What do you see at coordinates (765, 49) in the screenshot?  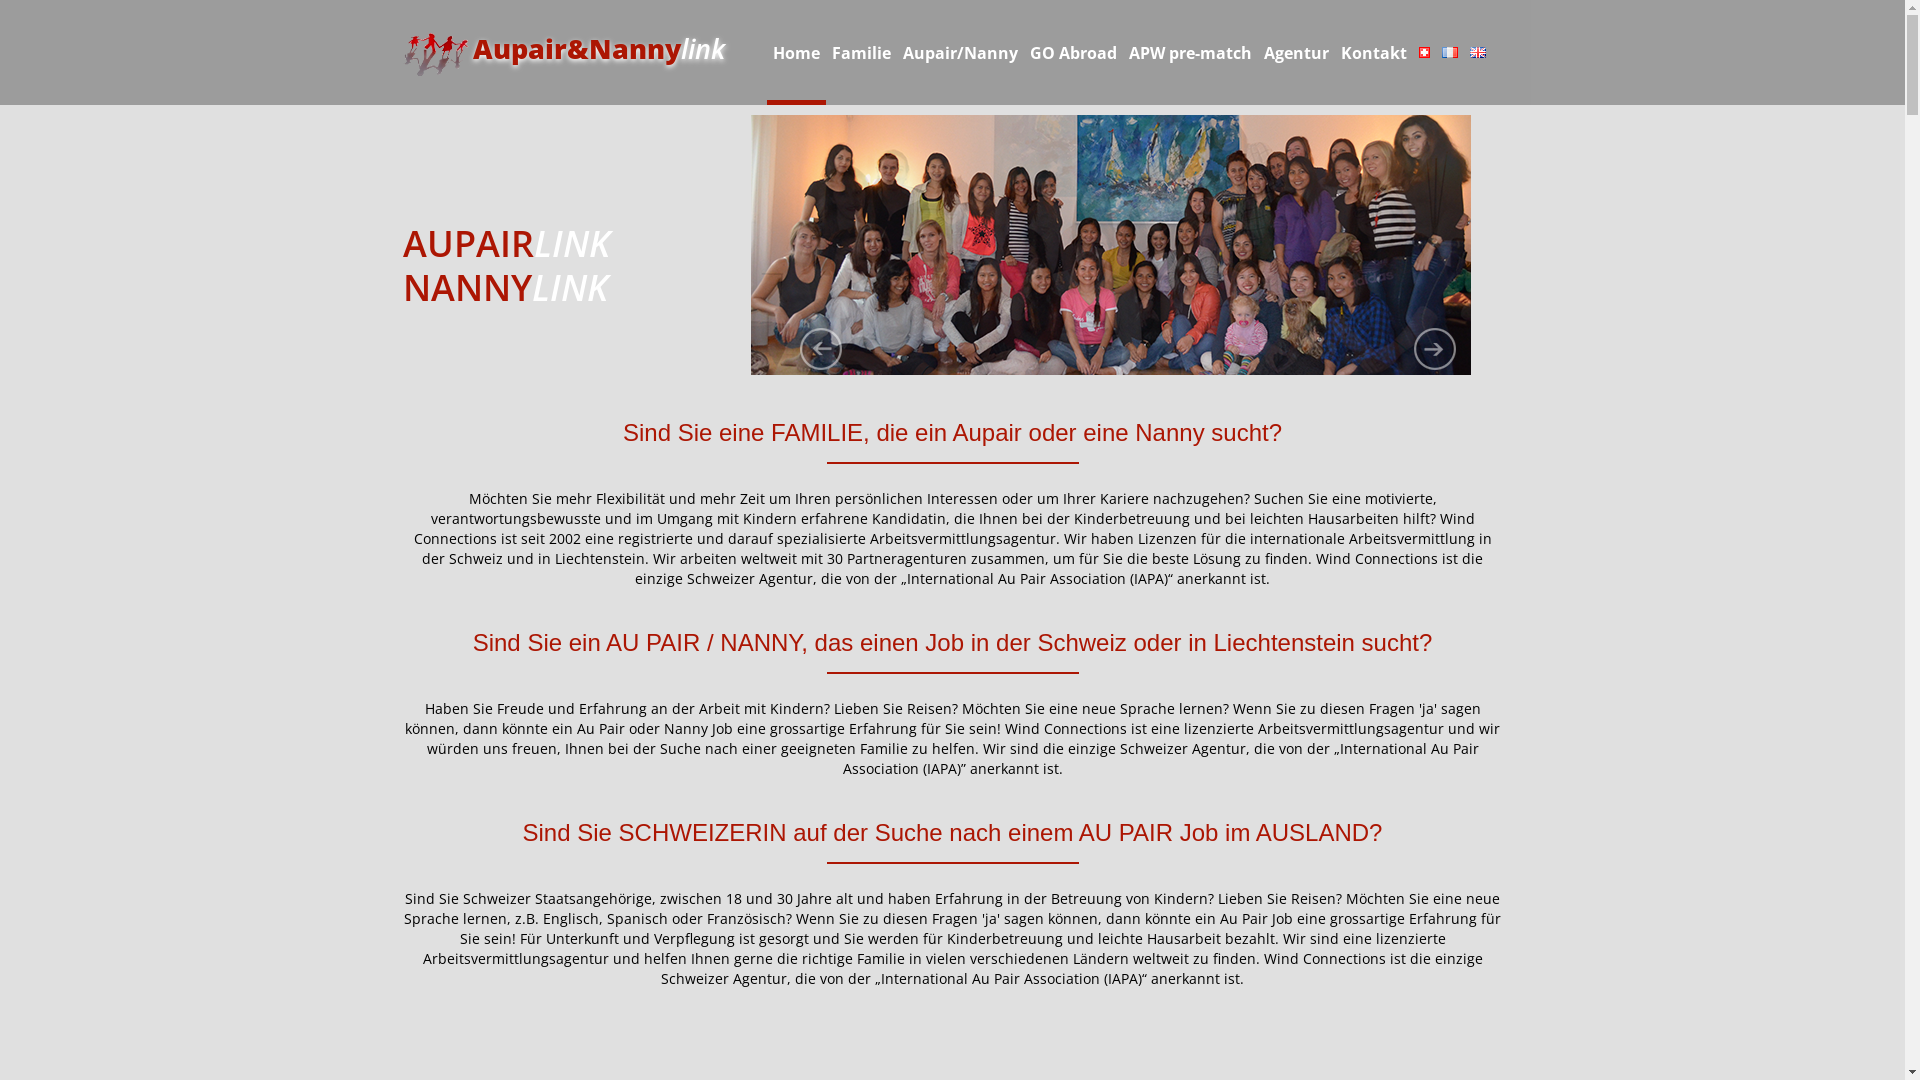 I see `'Home'` at bounding box center [765, 49].